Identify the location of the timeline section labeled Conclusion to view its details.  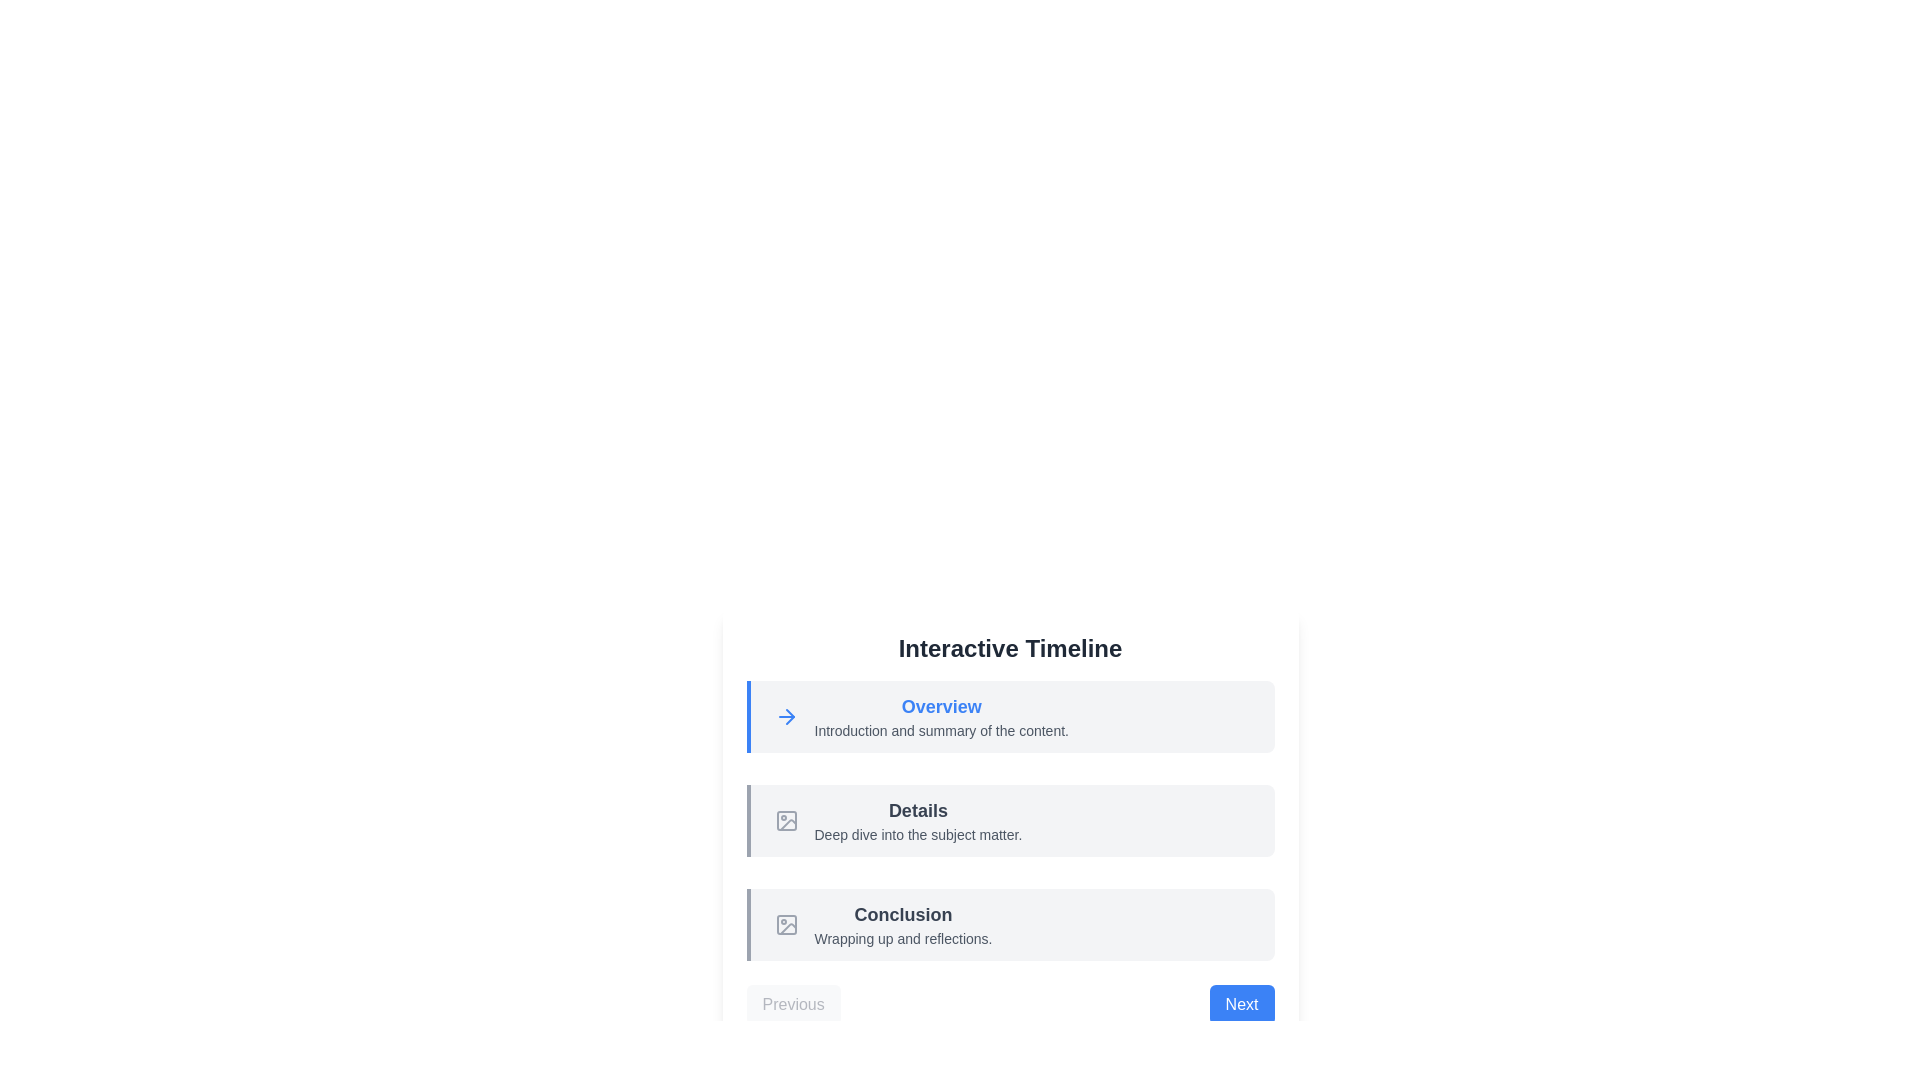
(1010, 925).